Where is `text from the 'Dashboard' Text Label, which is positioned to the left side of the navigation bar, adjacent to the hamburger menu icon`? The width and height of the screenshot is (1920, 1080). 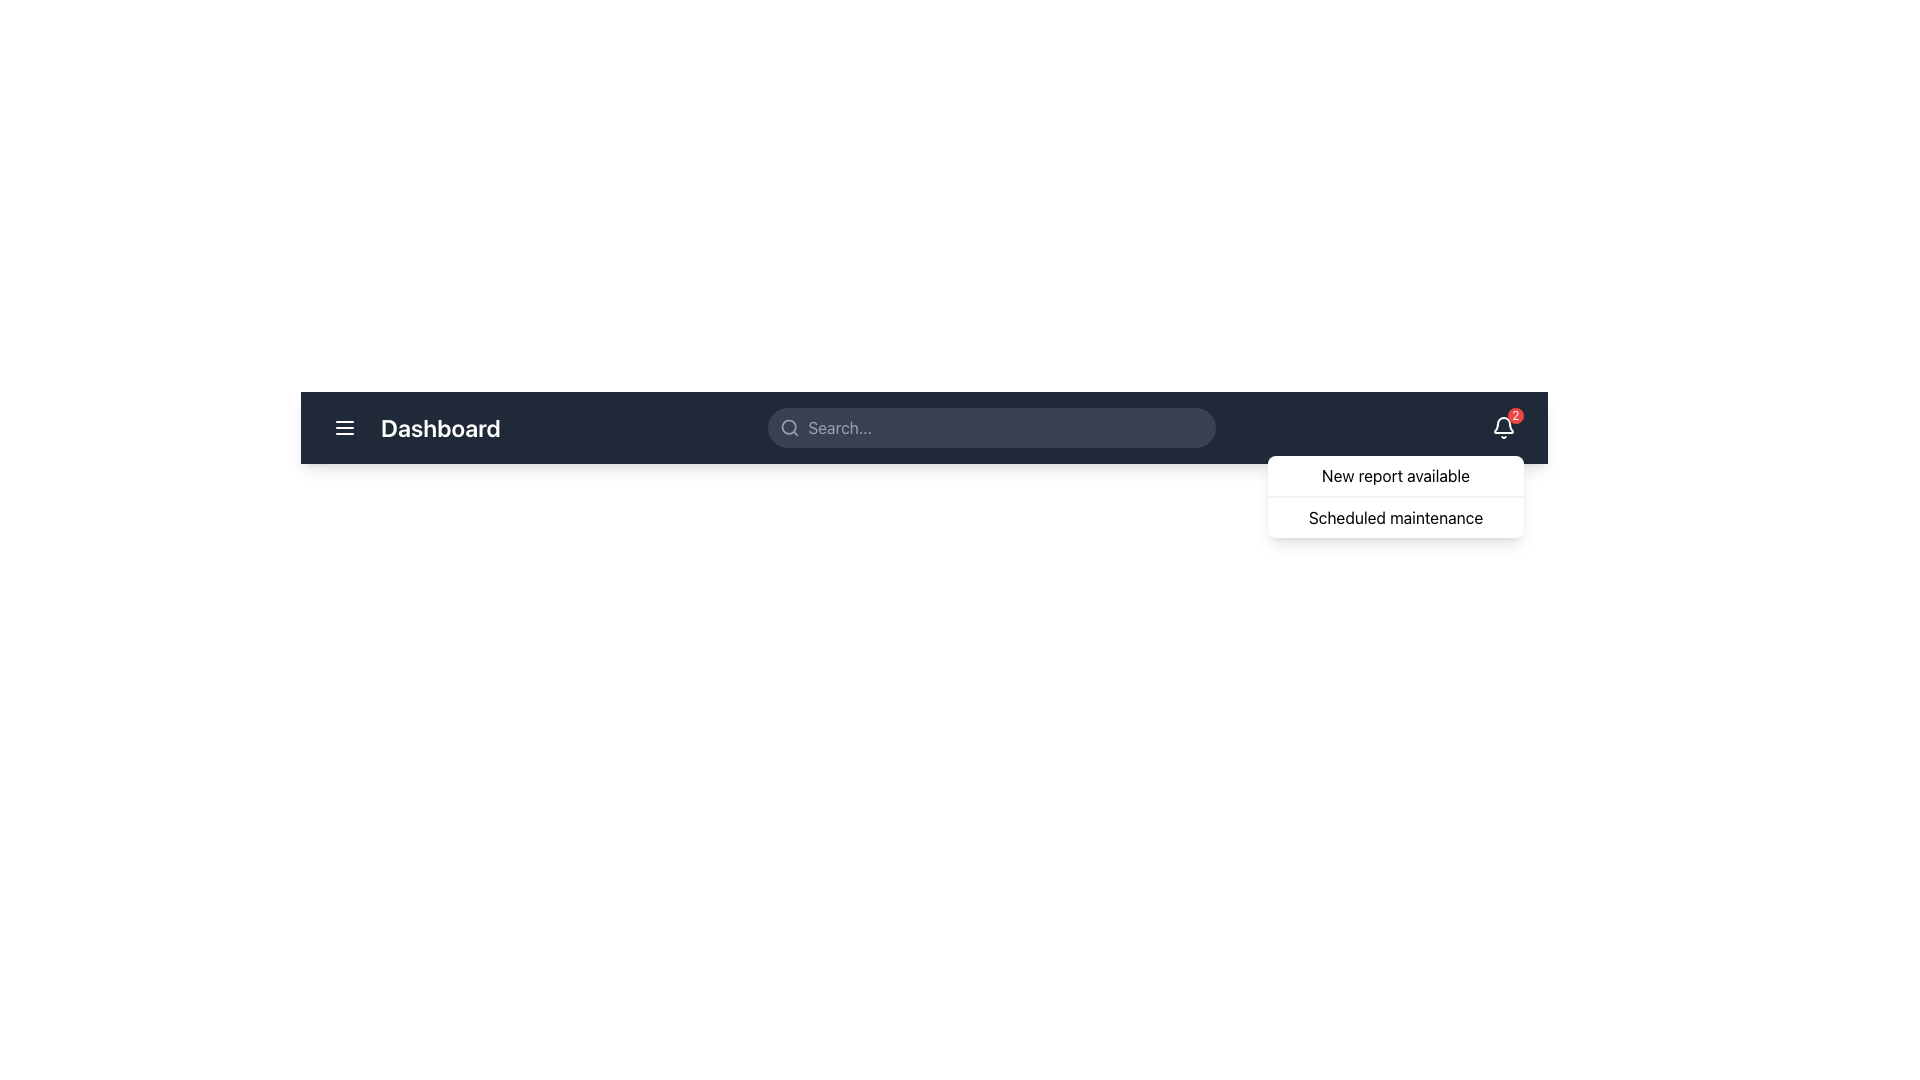
text from the 'Dashboard' Text Label, which is positioned to the left side of the navigation bar, adjacent to the hamburger menu icon is located at coordinates (411, 427).